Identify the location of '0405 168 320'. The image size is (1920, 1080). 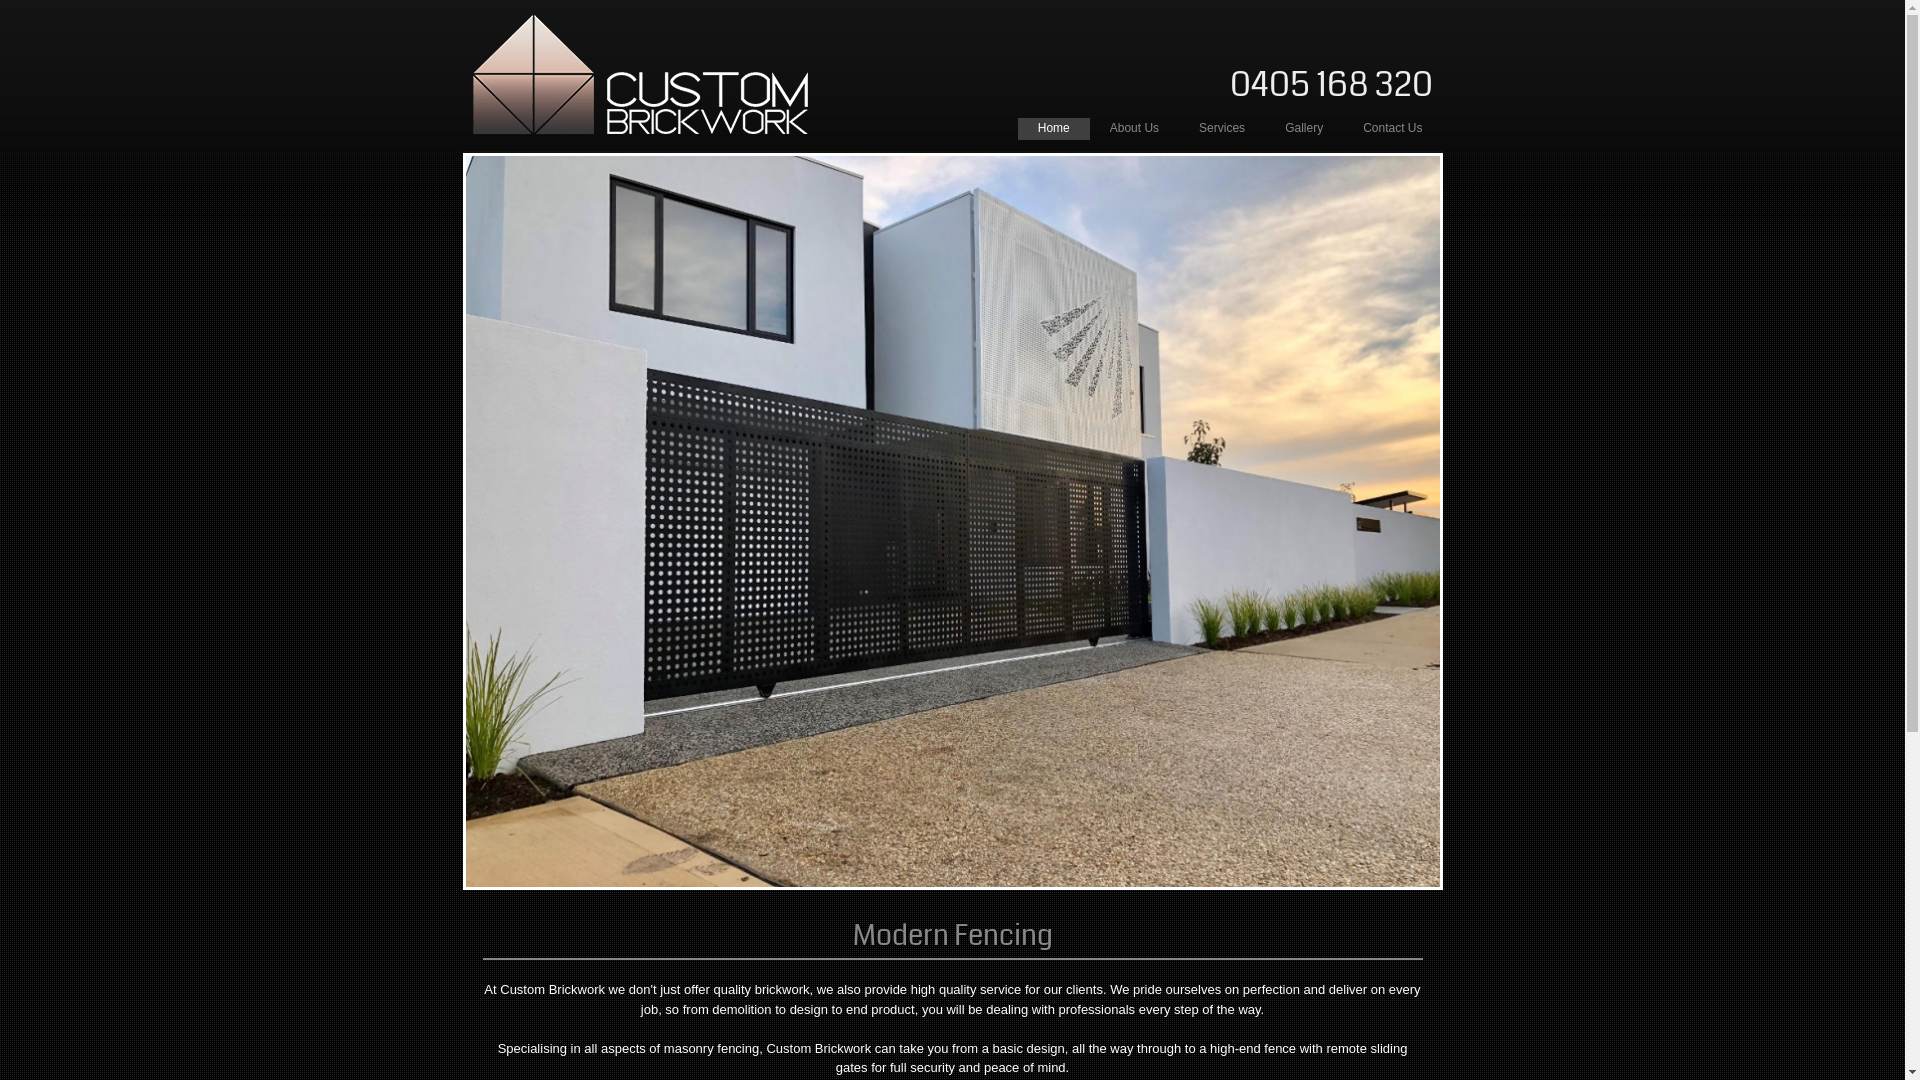
(1331, 83).